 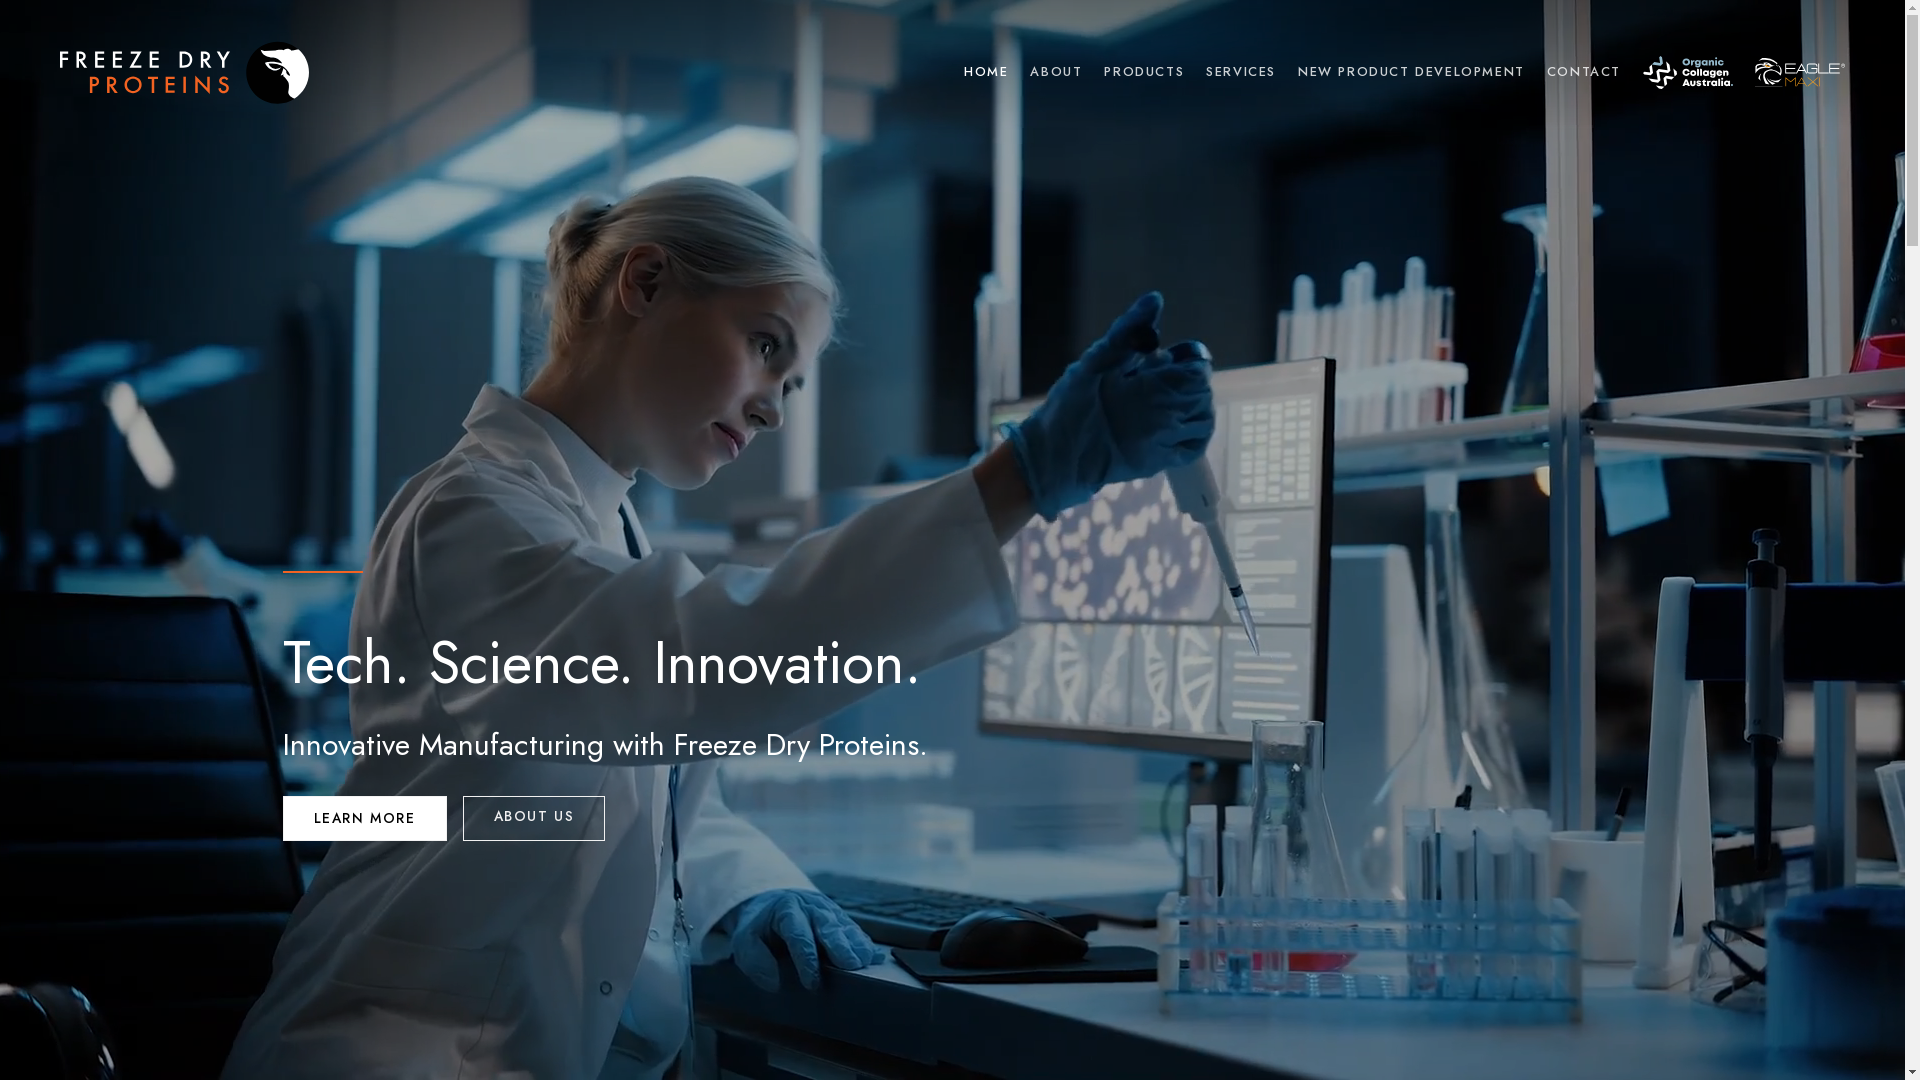 What do you see at coordinates (1055, 71) in the screenshot?
I see `'ABOUT'` at bounding box center [1055, 71].